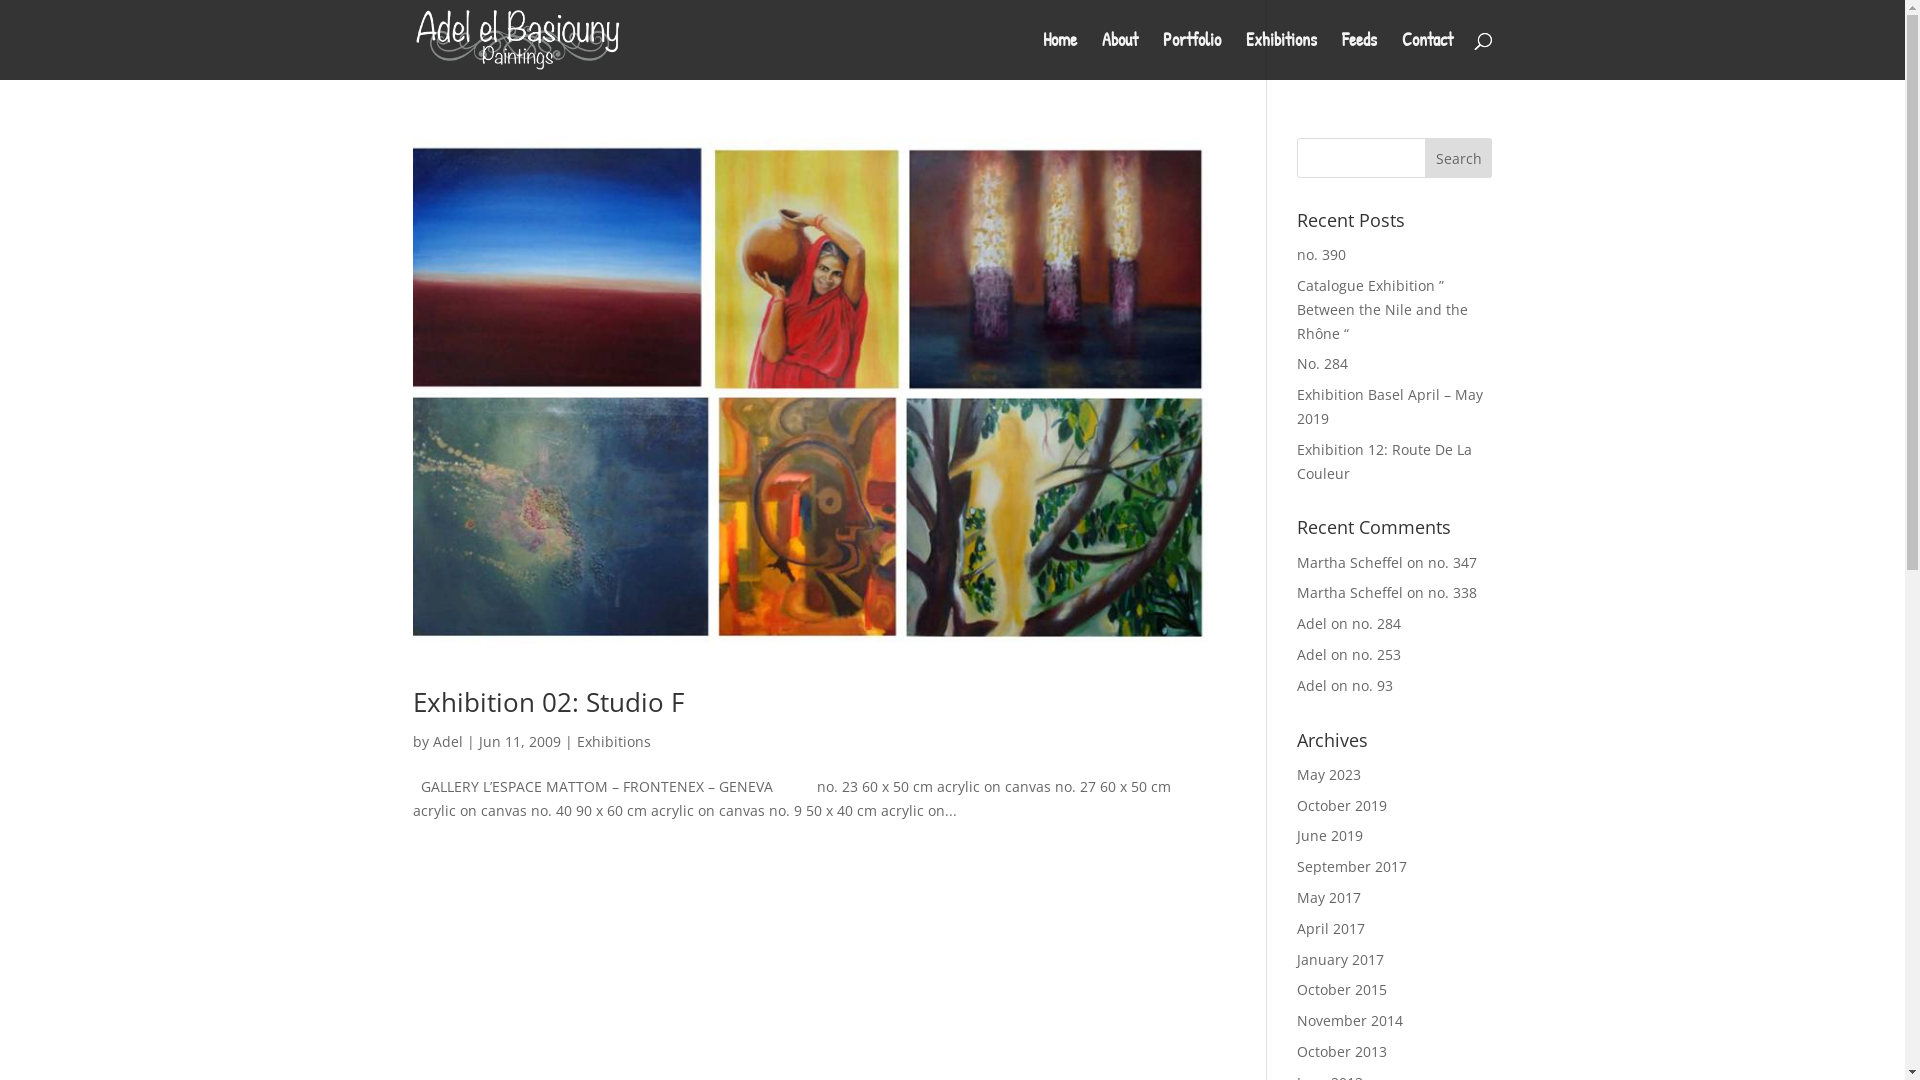 This screenshot has height=1080, width=1920. I want to click on 'May 2023', so click(1329, 773).